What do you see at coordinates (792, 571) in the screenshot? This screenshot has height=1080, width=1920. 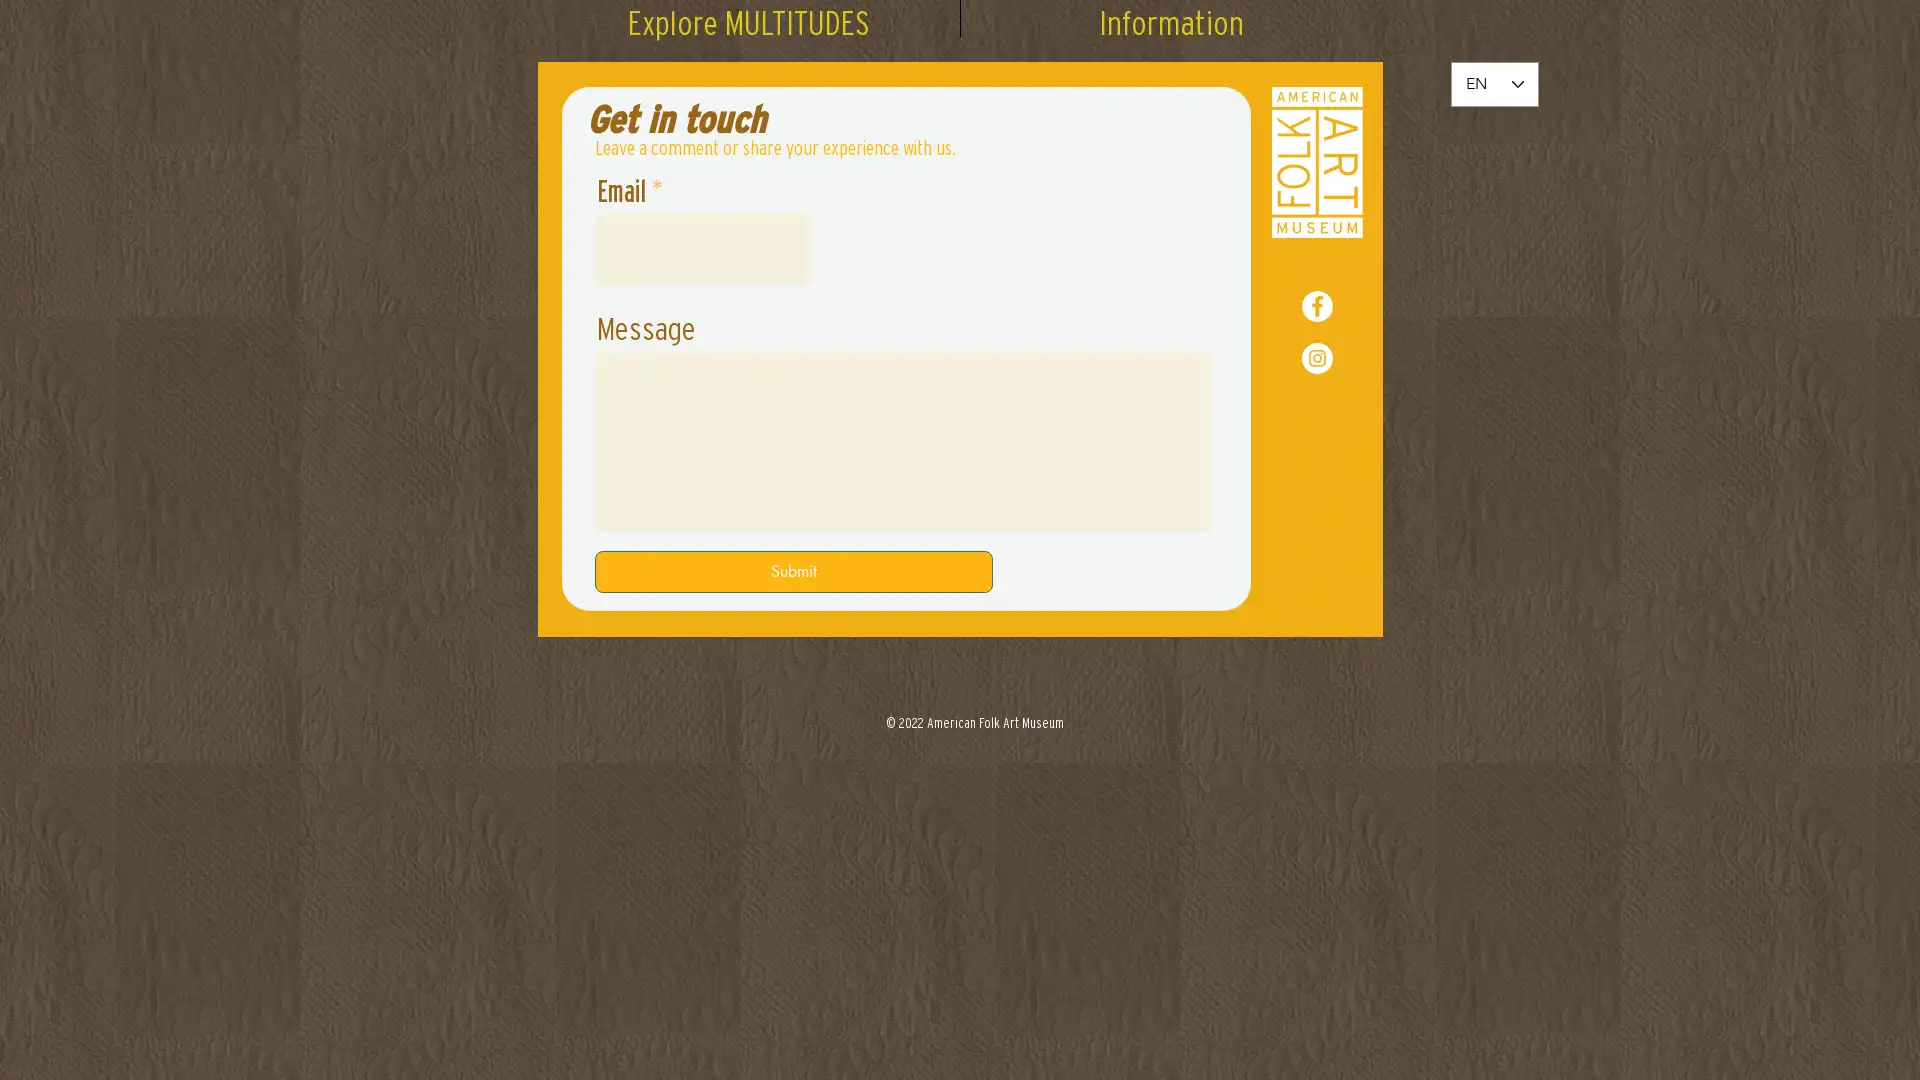 I see `Submit` at bounding box center [792, 571].